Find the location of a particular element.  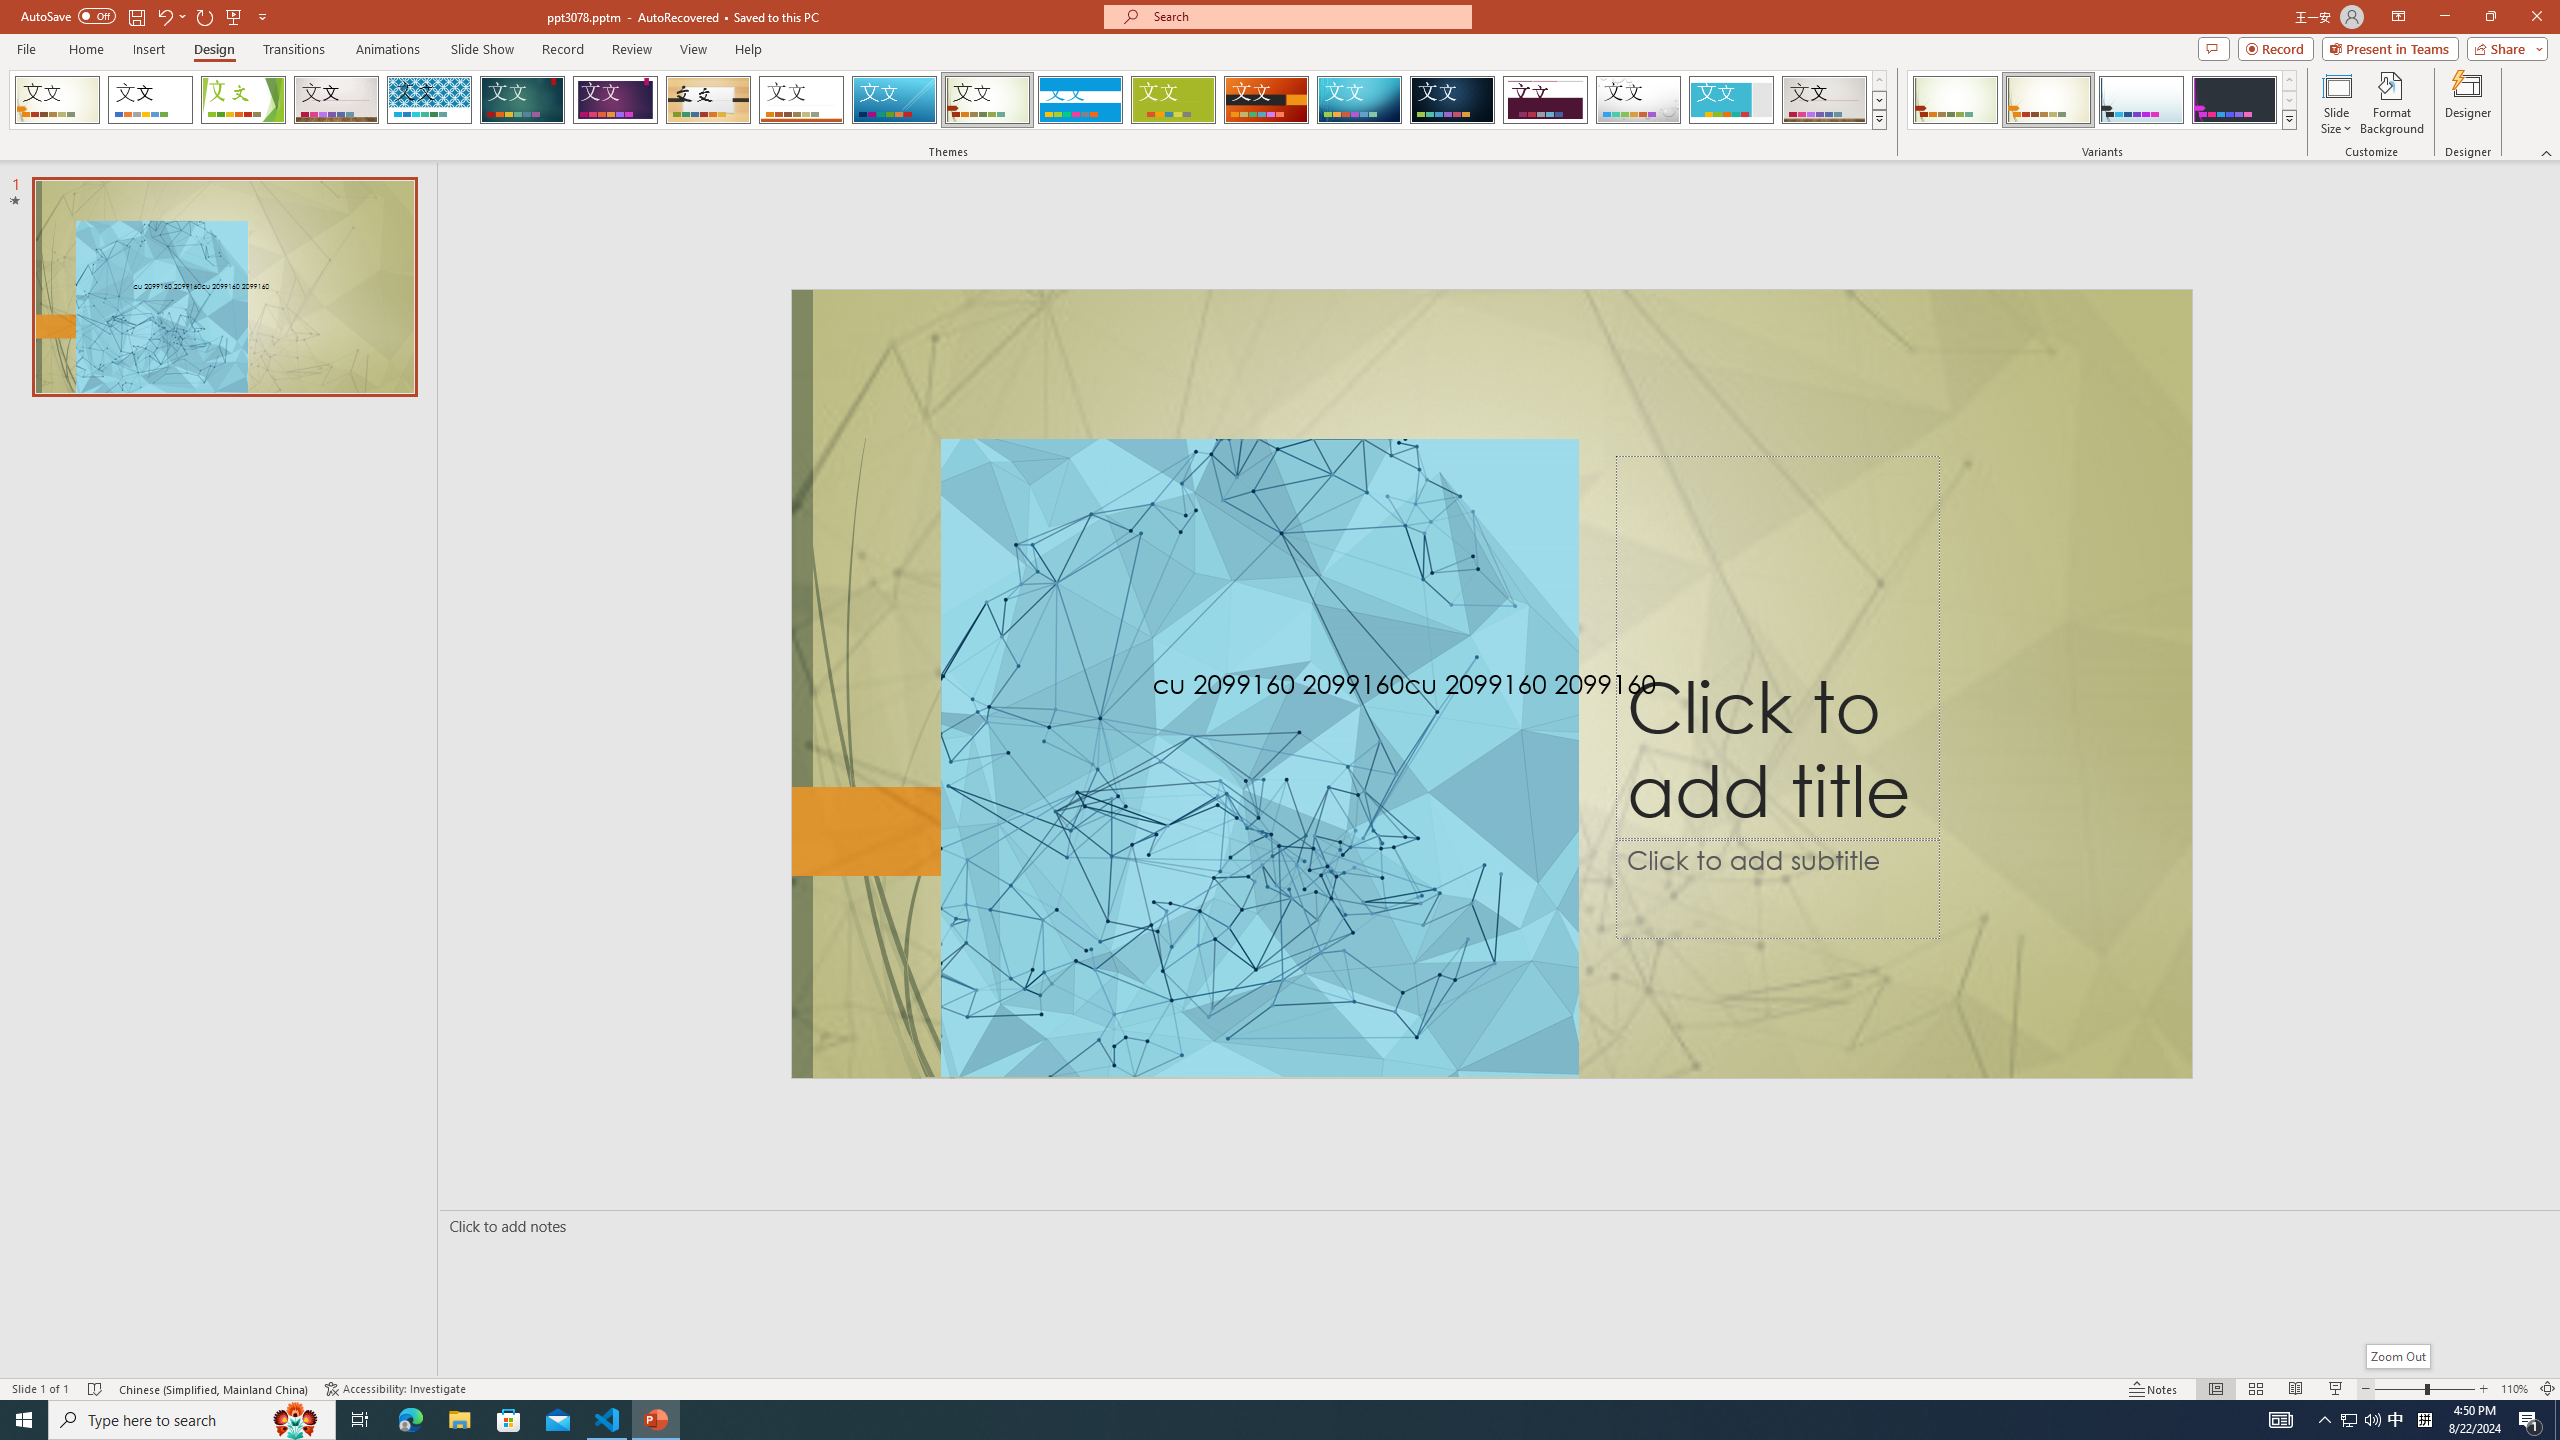

'Ion Loading Preview...' is located at coordinates (521, 99).